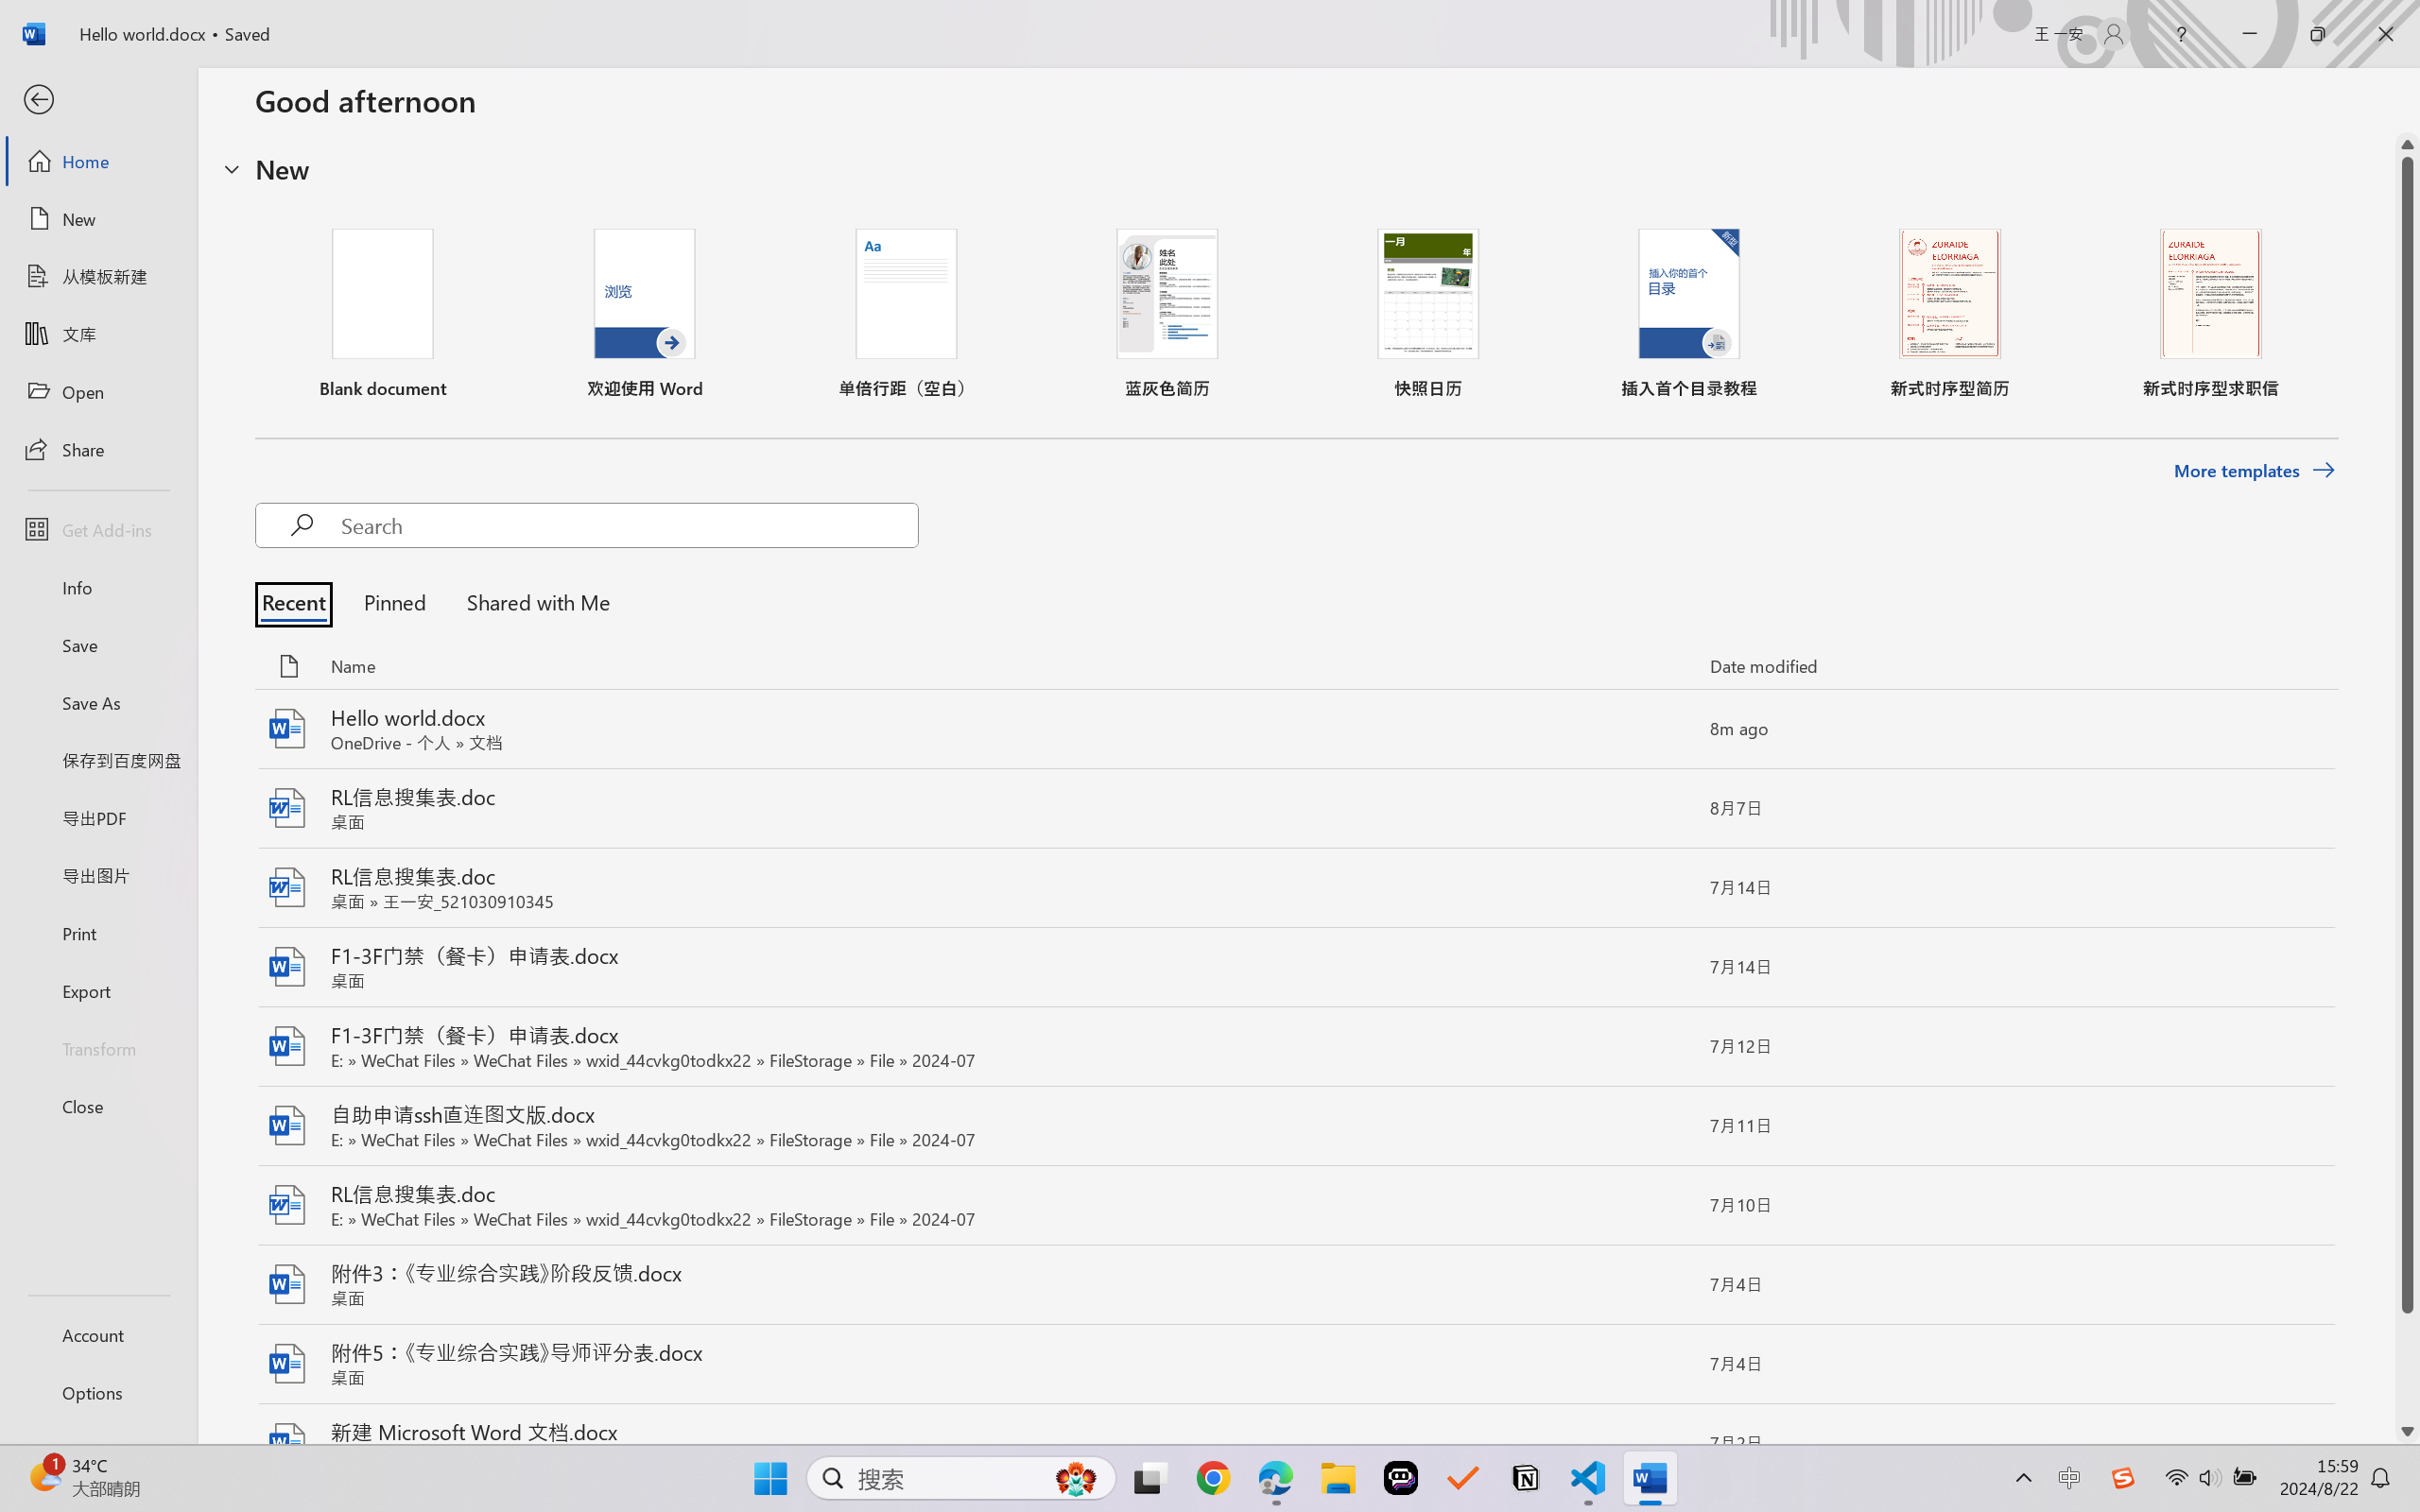 This screenshot has width=2420, height=1512. I want to click on 'Share', so click(97, 448).